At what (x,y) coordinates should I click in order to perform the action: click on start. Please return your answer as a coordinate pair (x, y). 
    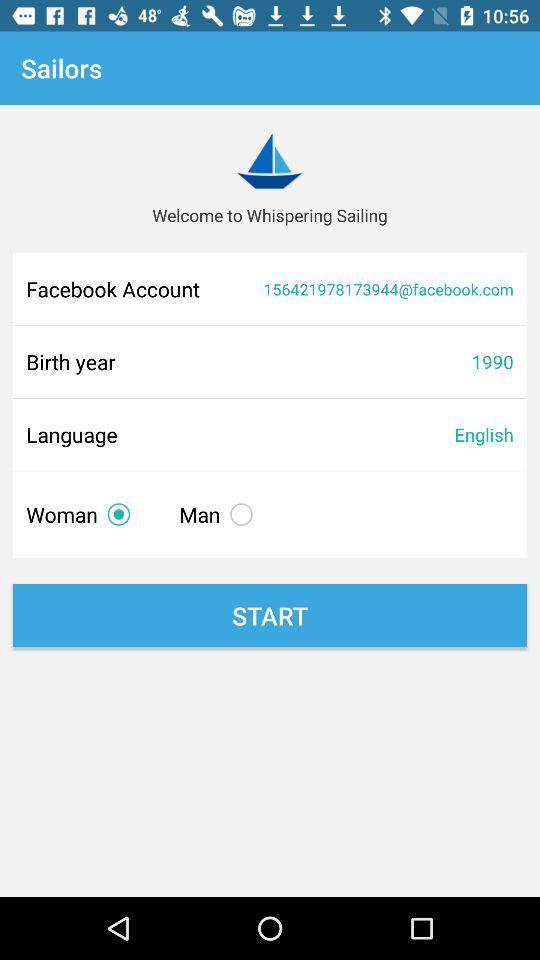
    Looking at the image, I should click on (270, 614).